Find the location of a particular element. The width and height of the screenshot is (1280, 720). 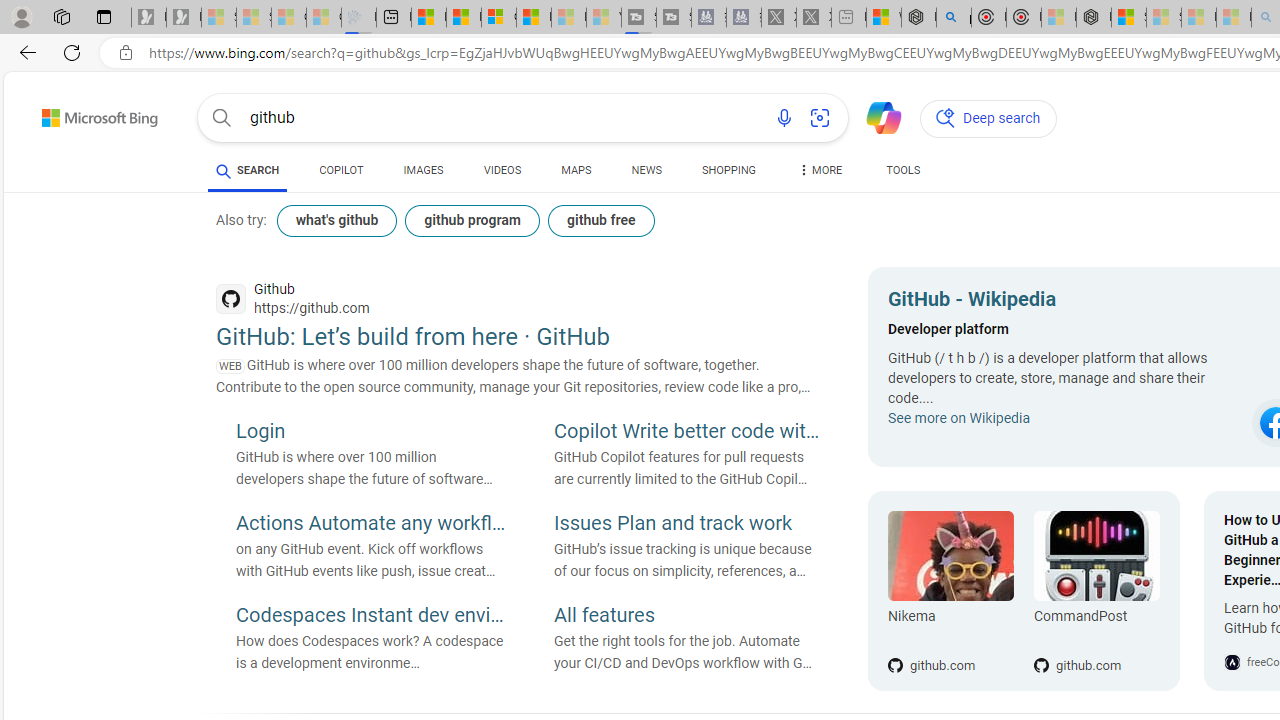

'Nikema' is located at coordinates (950, 556).